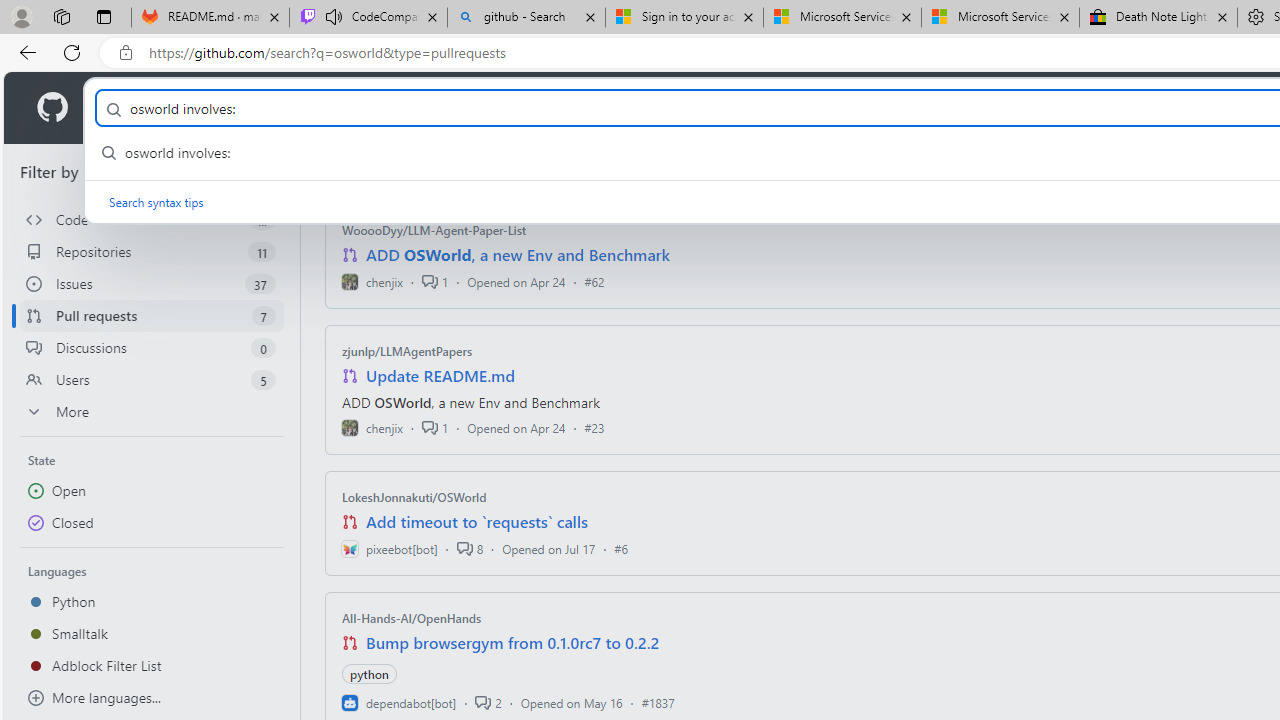 The height and width of the screenshot is (720, 1280). I want to click on 'ADD OSWorld, a new Env and Benchmark', so click(517, 254).